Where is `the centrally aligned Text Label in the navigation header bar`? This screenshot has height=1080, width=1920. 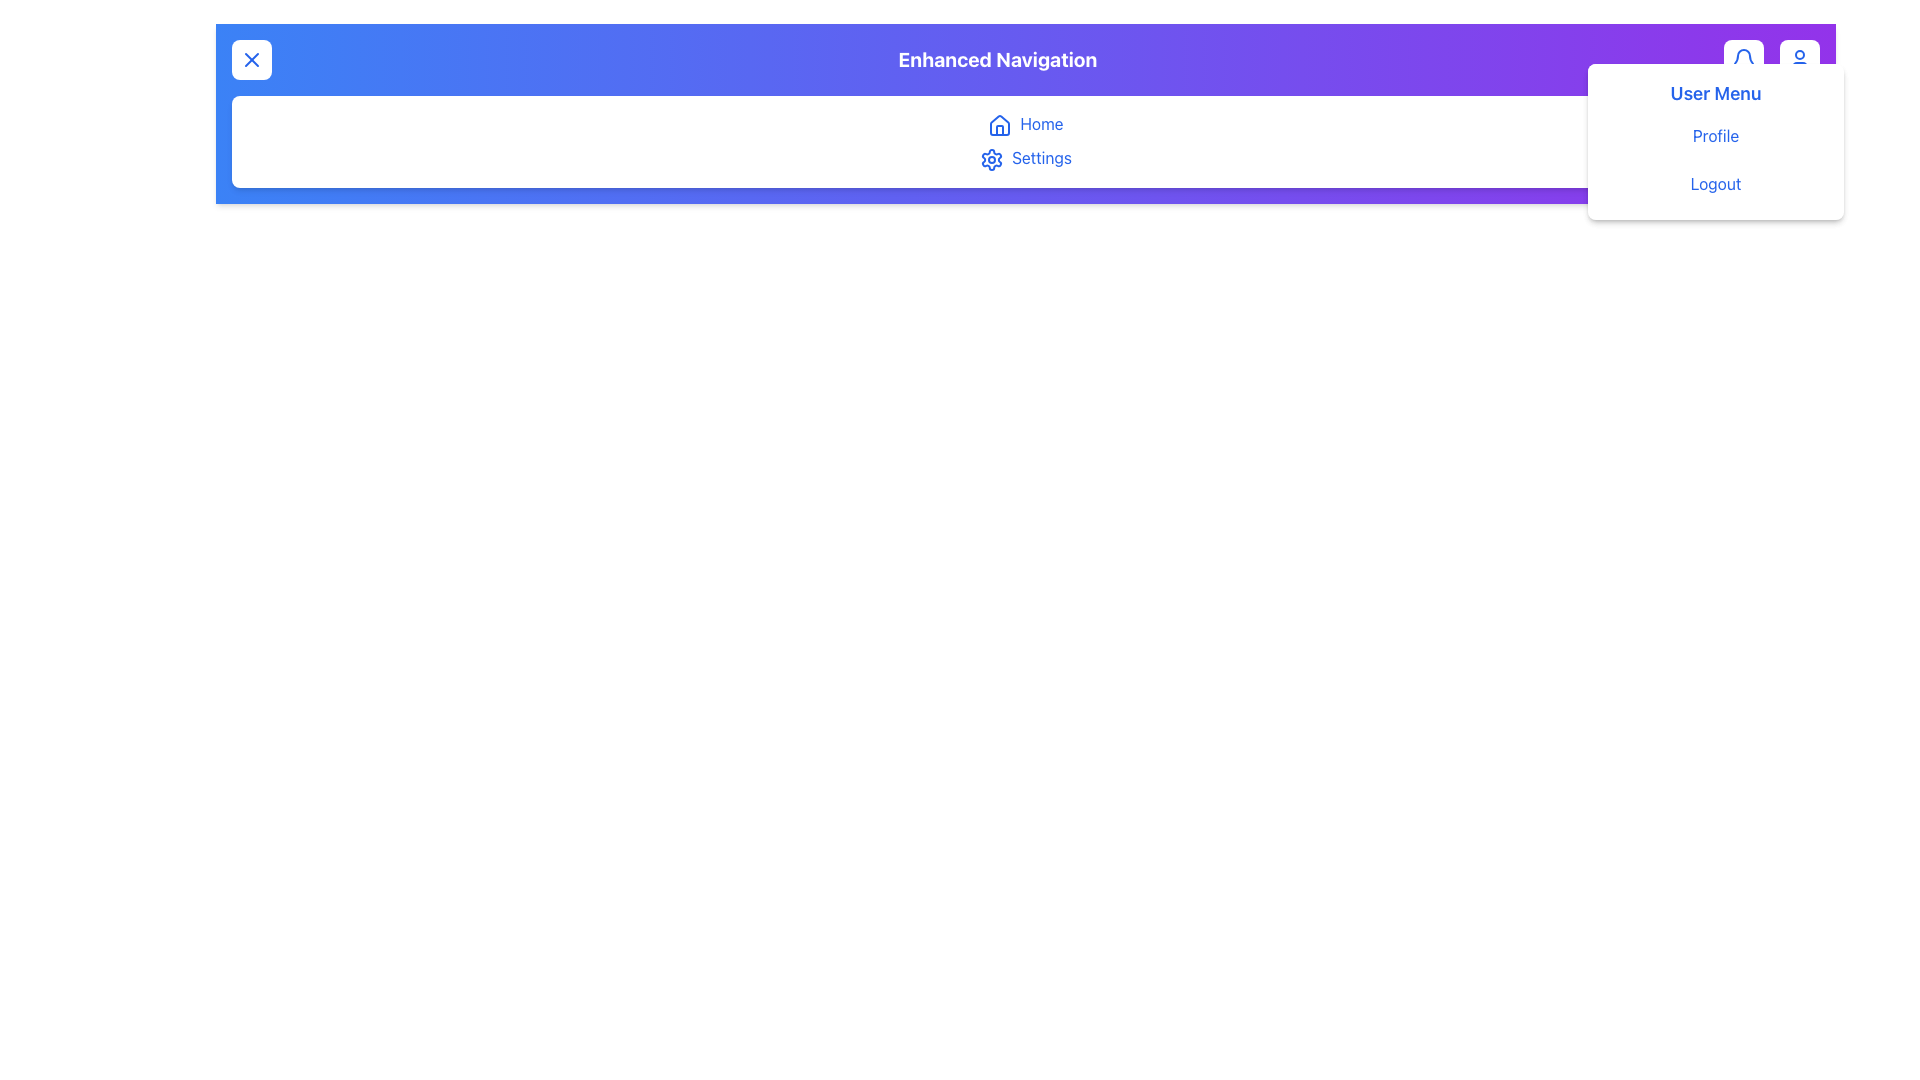
the centrally aligned Text Label in the navigation header bar is located at coordinates (998, 59).